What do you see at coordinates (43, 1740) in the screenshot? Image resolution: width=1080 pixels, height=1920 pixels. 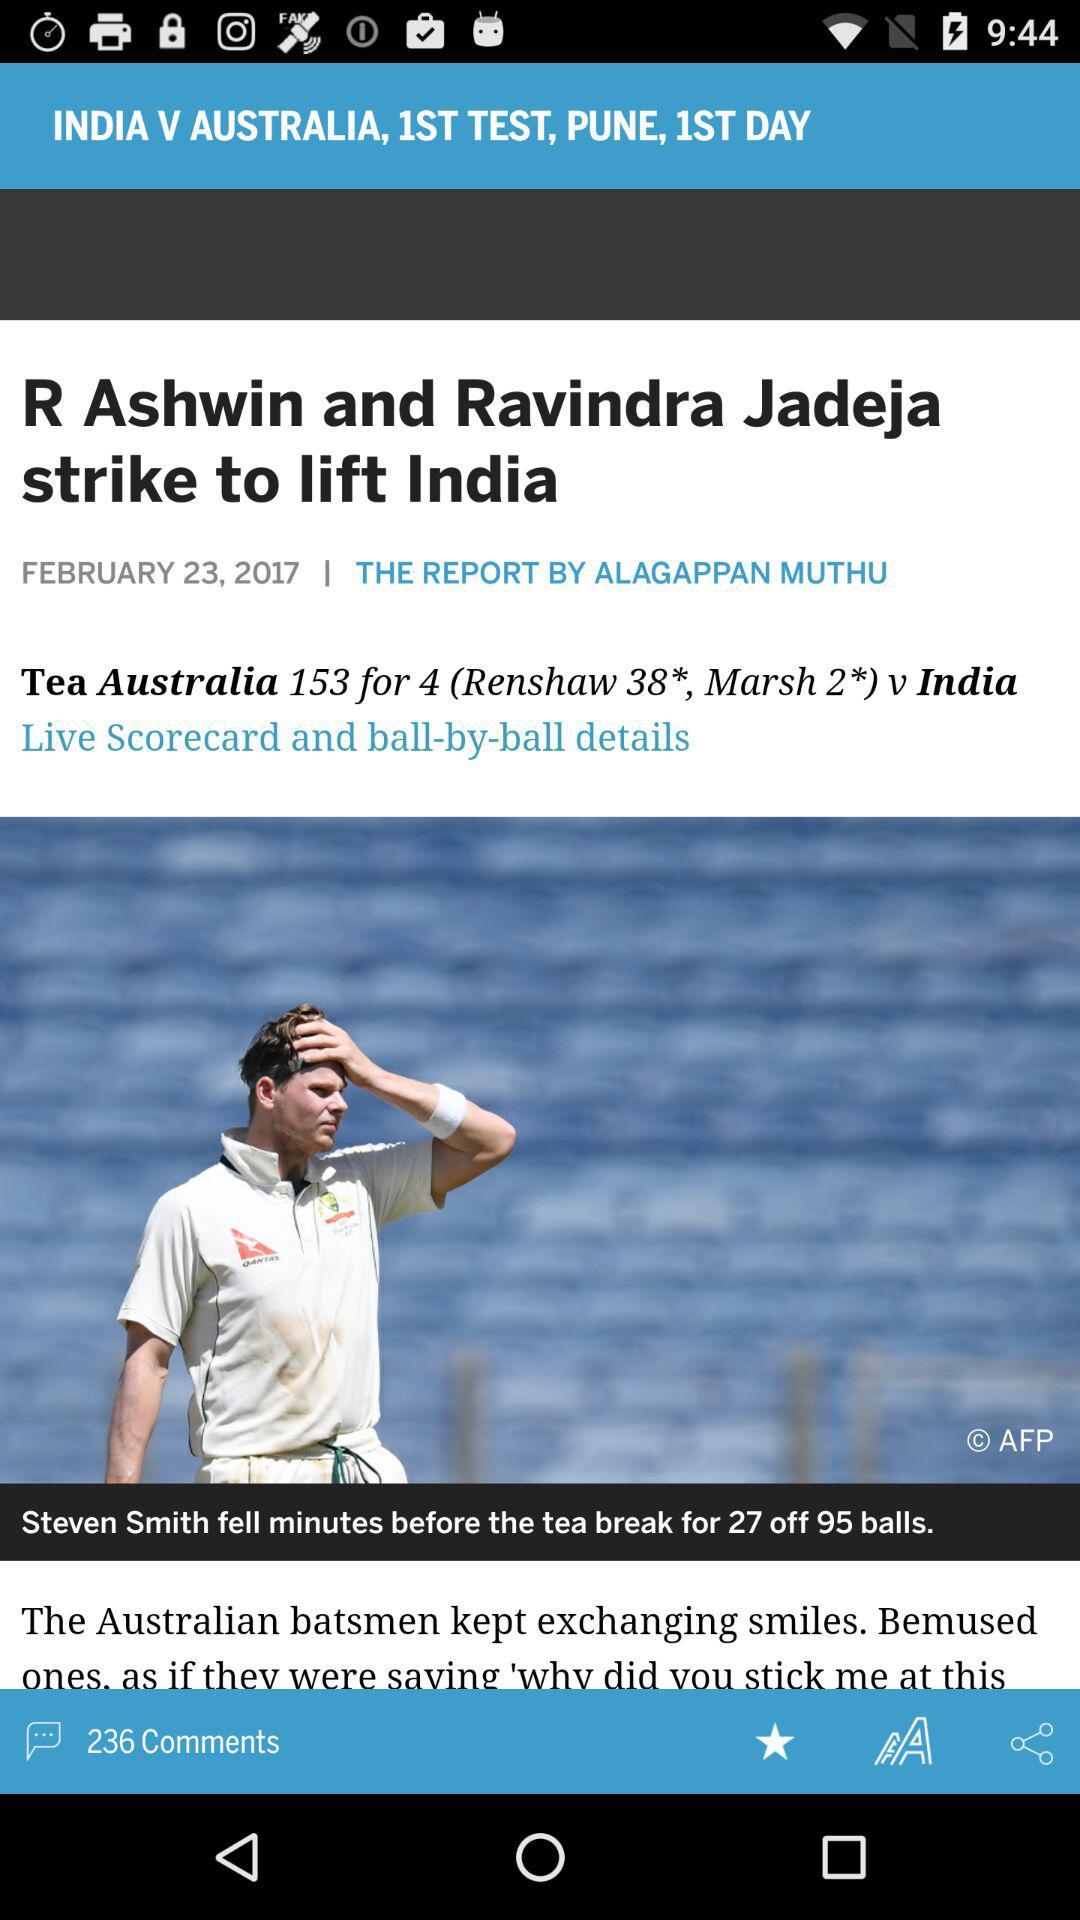 I see `massage option` at bounding box center [43, 1740].